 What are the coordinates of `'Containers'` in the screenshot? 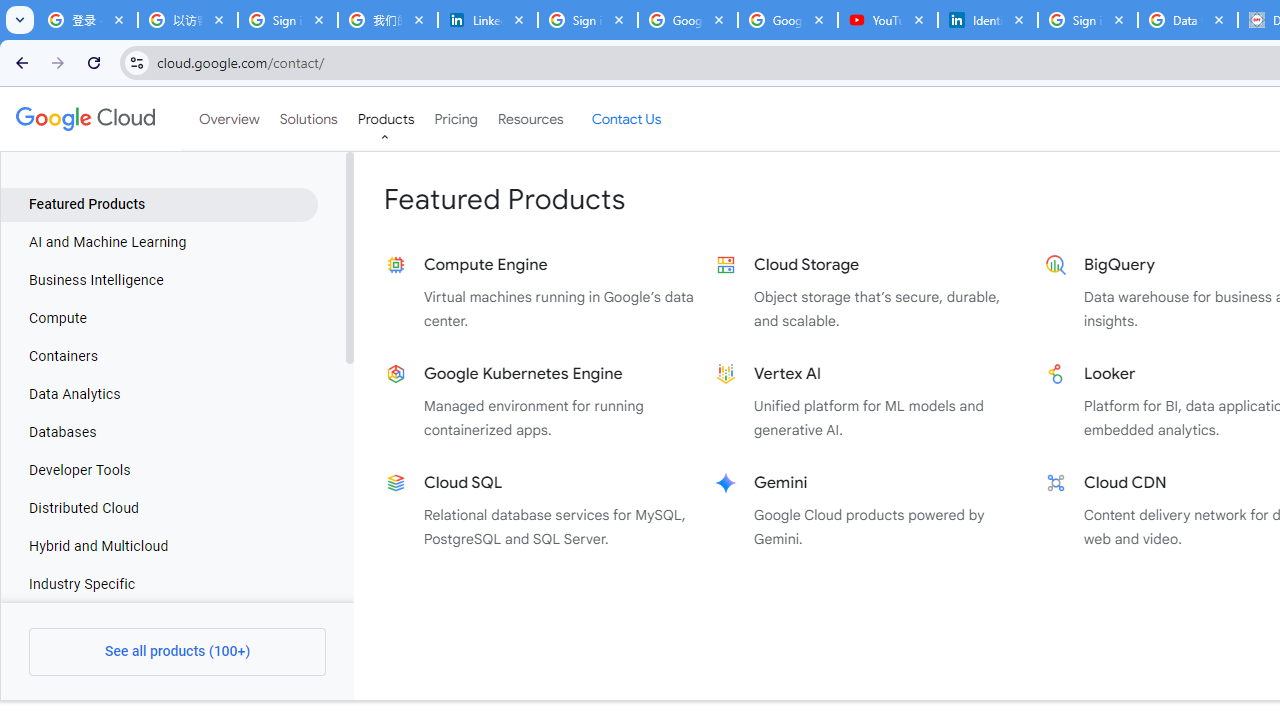 It's located at (158, 355).